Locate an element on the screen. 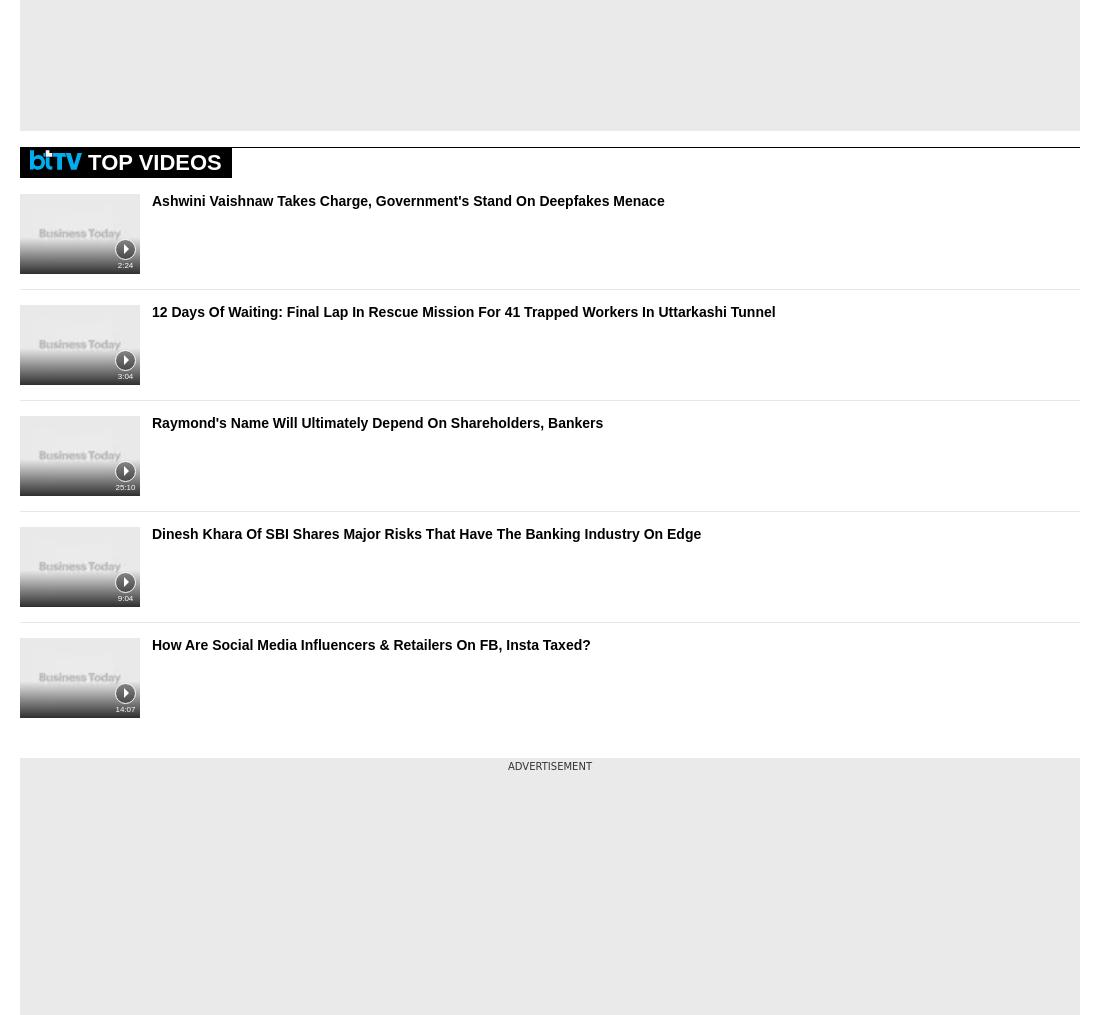  'How Are Social Media Influencers & Retailers On FB, Insta Taxed?' is located at coordinates (371, 643).